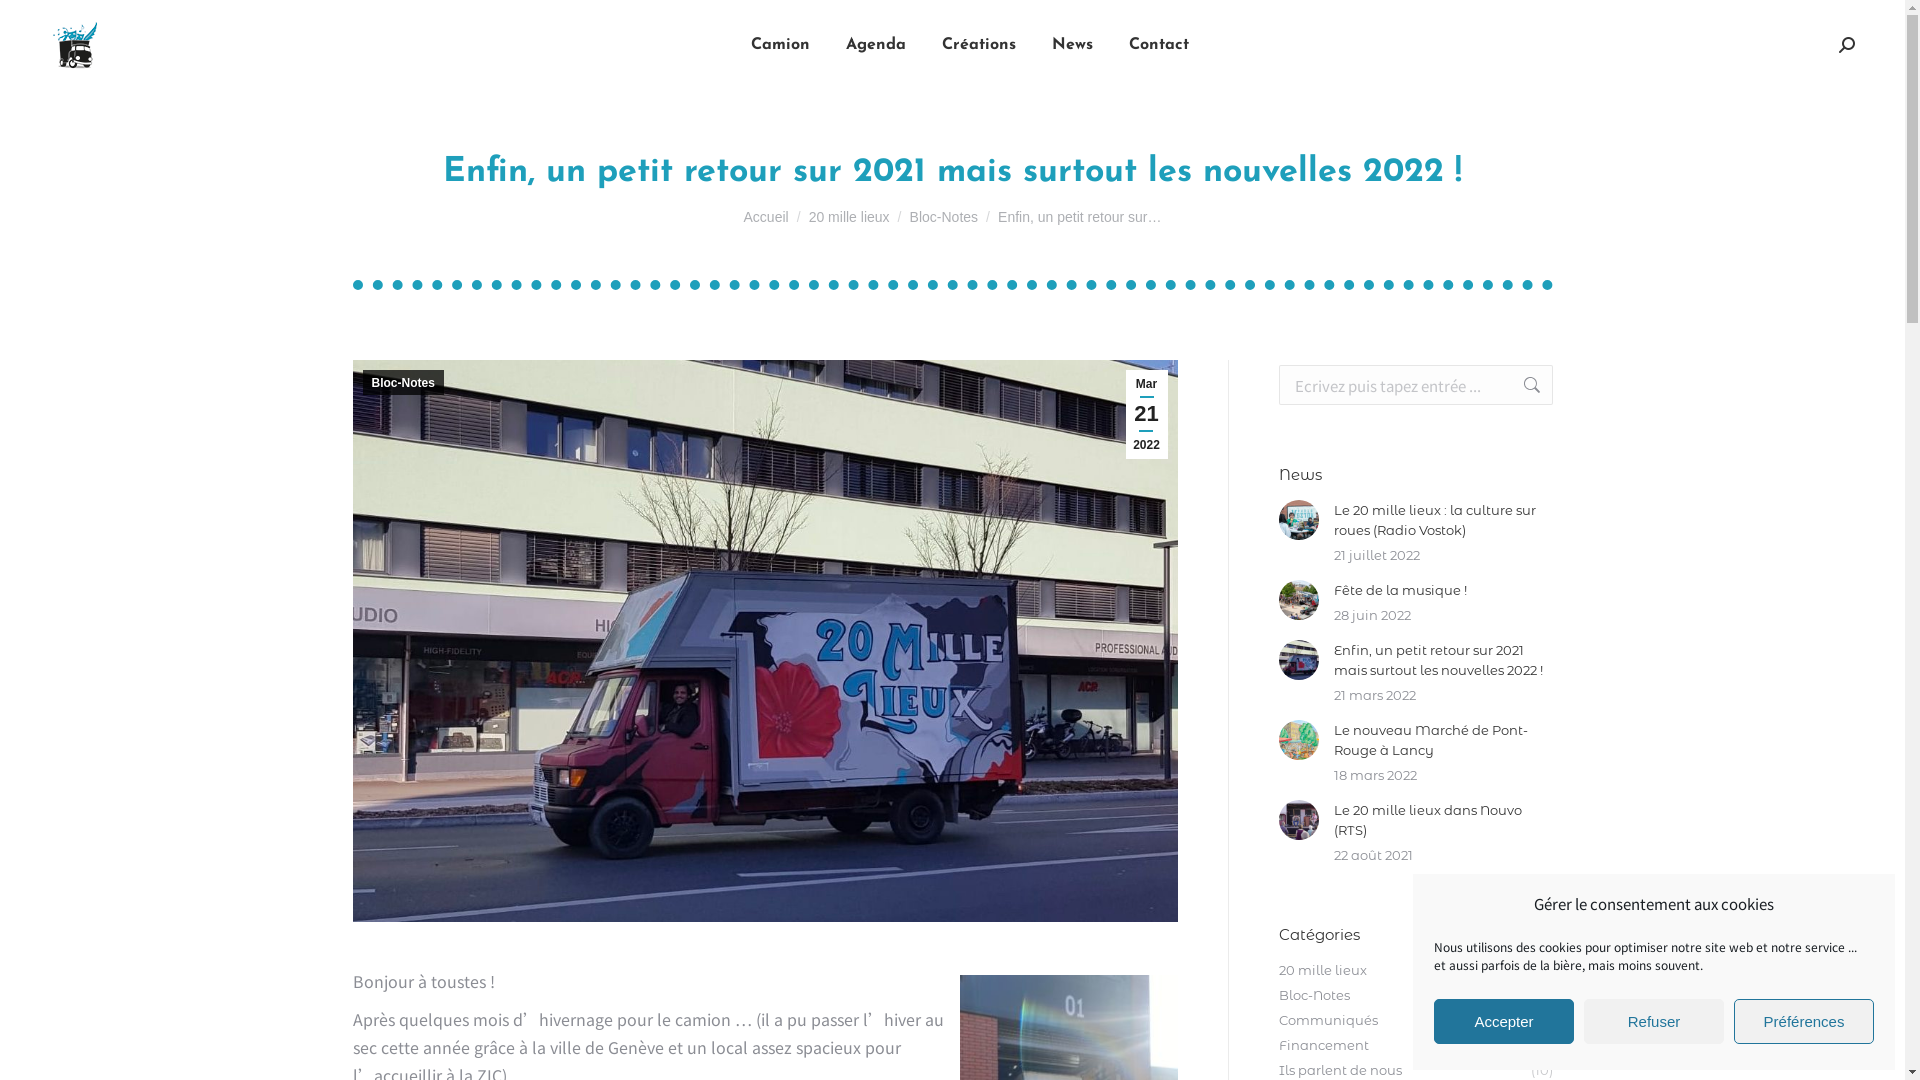 Image resolution: width=1920 pixels, height=1080 pixels. Describe the element at coordinates (744, 45) in the screenshot. I see `'Camion'` at that location.